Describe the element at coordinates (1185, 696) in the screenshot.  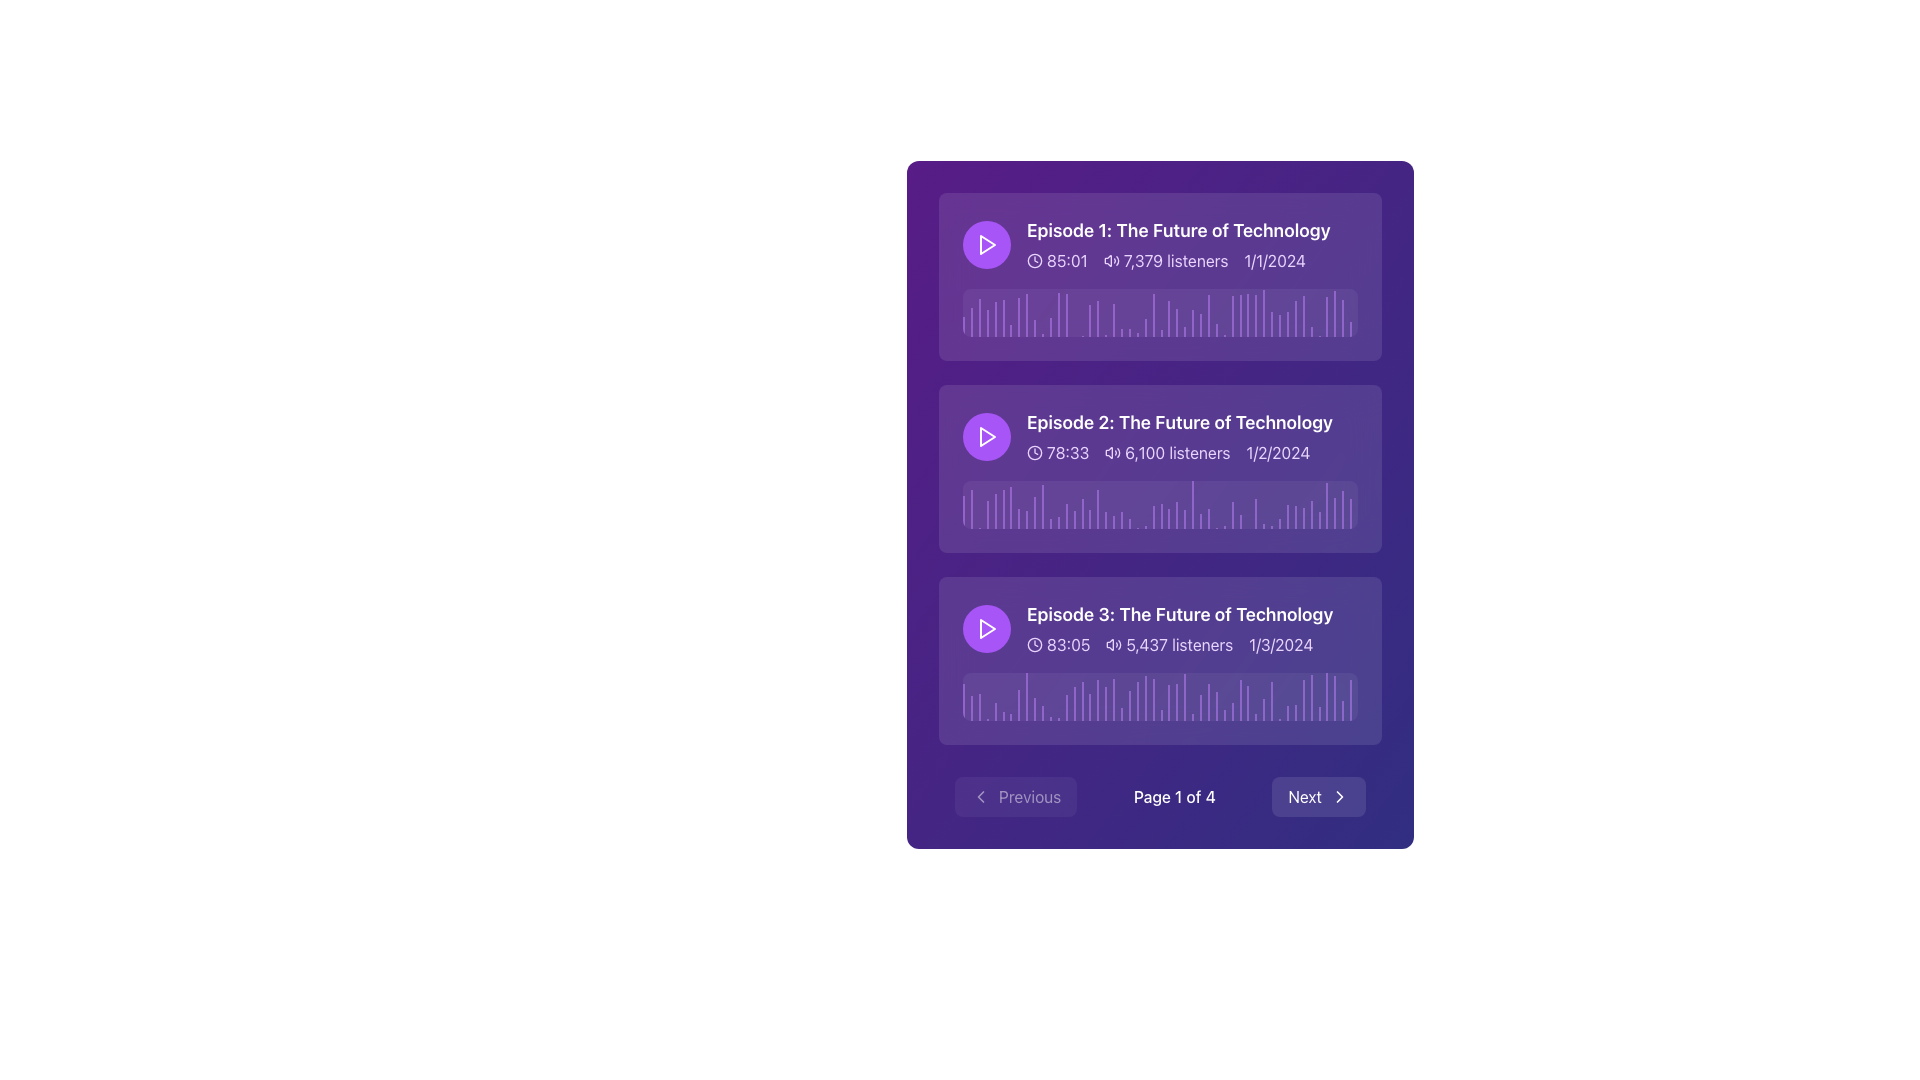
I see `the graphical indicator or progress bar located in the third card of the vertically arranged list, positioned within the waveform area, to read the associated data point` at that location.